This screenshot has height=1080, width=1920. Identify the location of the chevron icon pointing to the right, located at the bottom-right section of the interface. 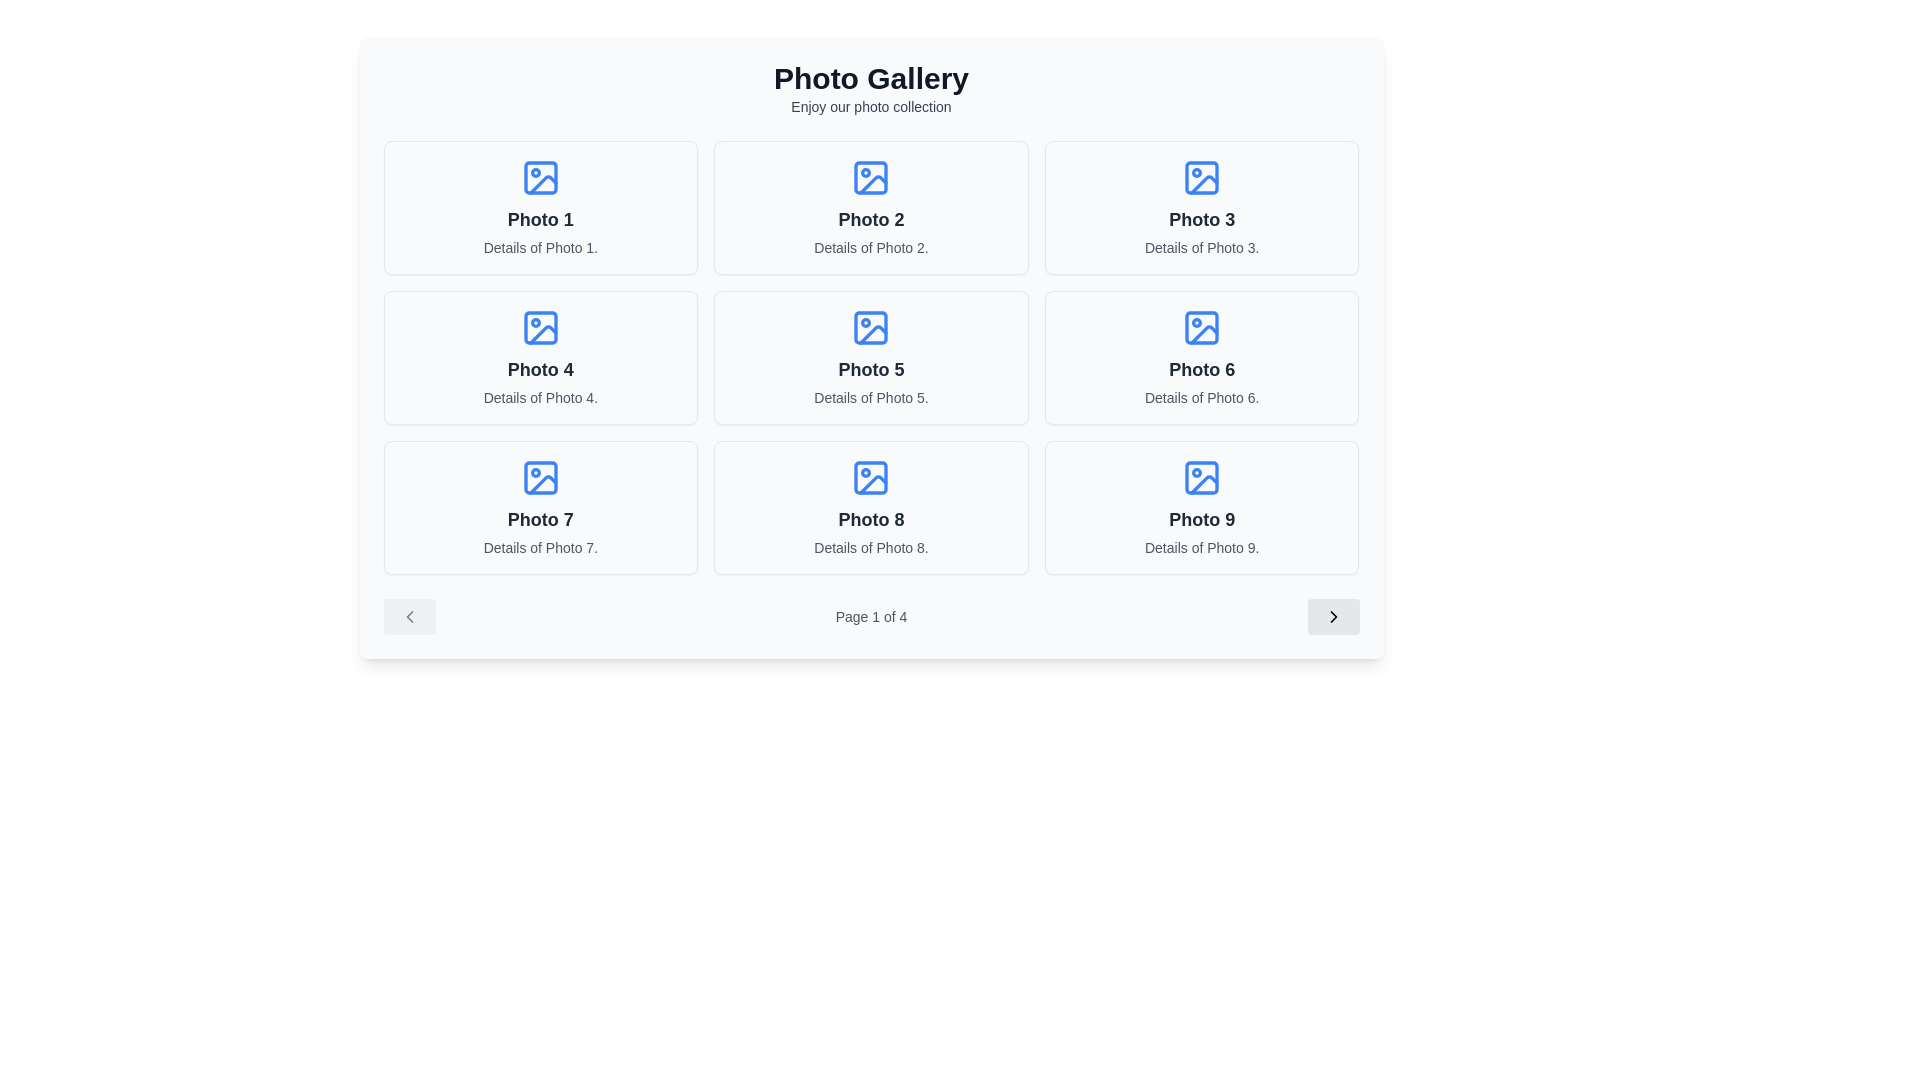
(1333, 616).